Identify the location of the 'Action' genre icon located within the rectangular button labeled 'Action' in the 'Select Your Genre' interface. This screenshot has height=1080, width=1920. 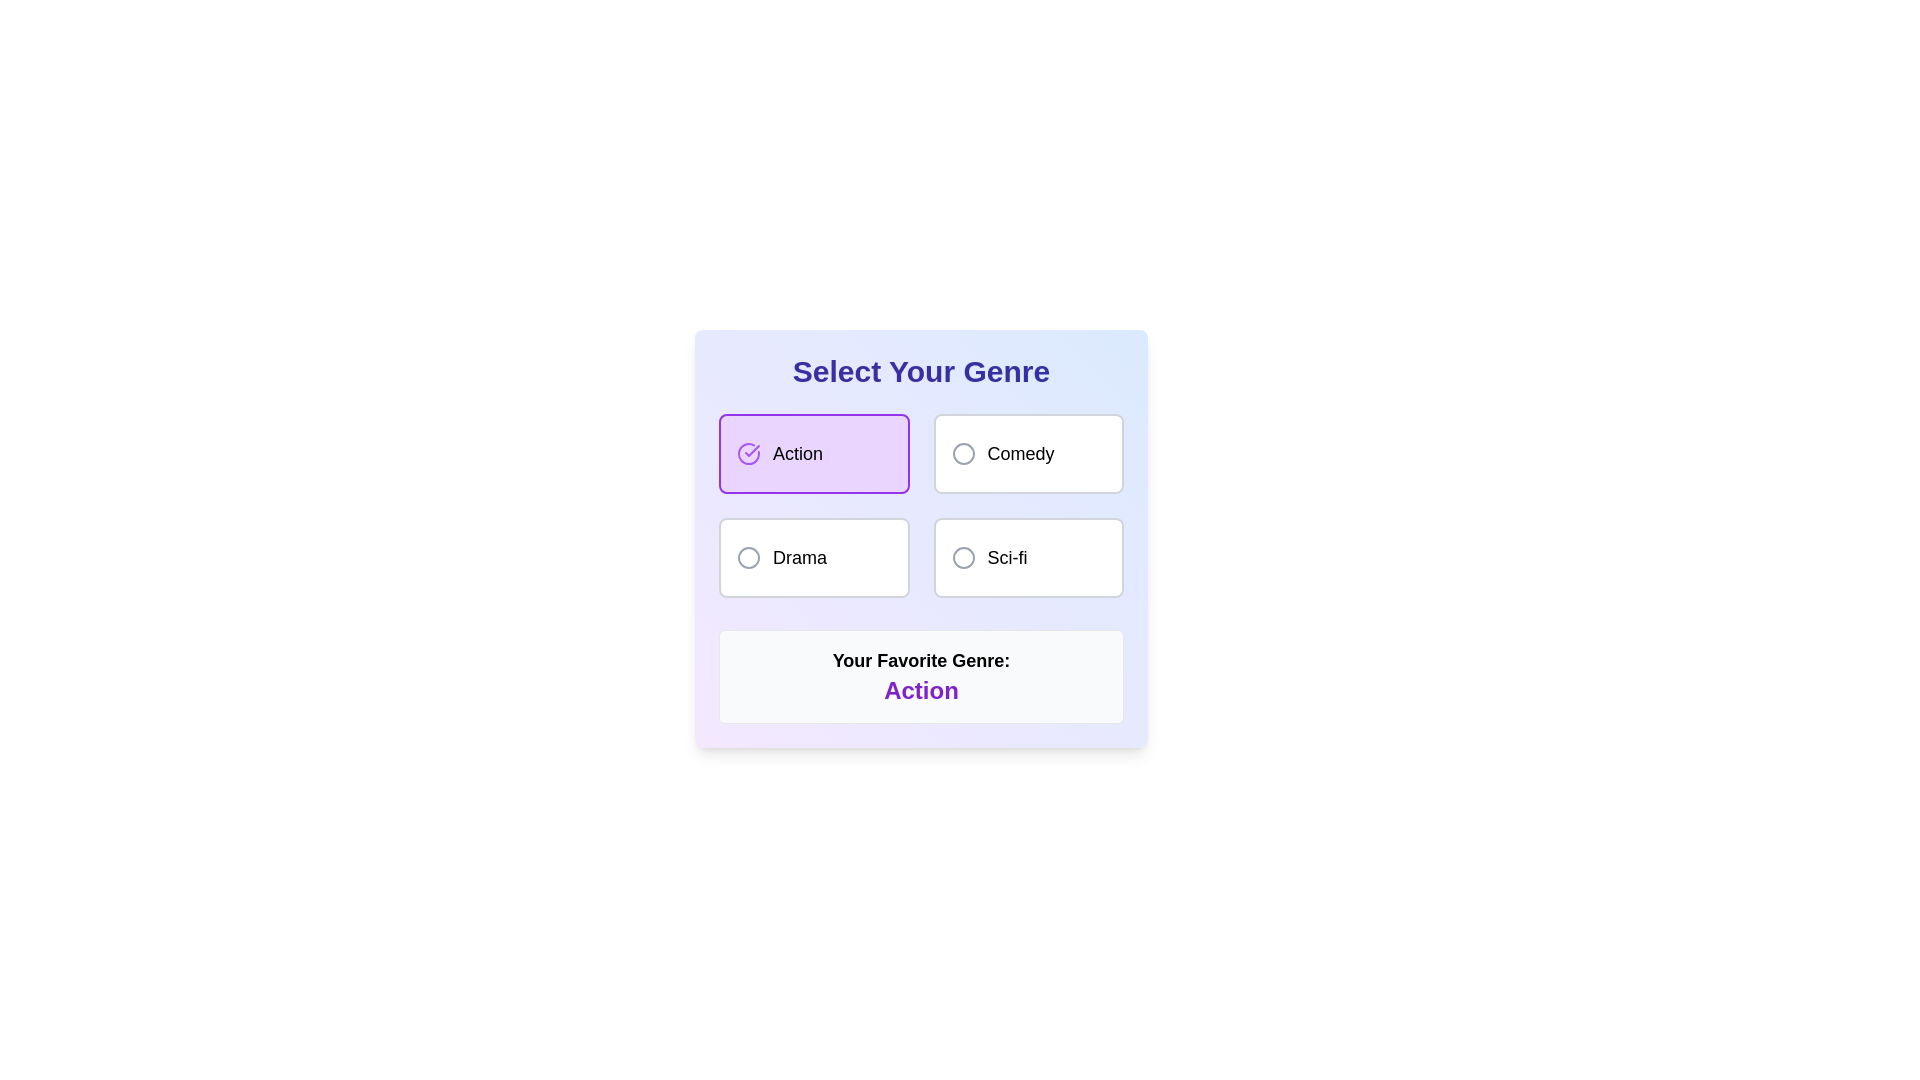
(747, 454).